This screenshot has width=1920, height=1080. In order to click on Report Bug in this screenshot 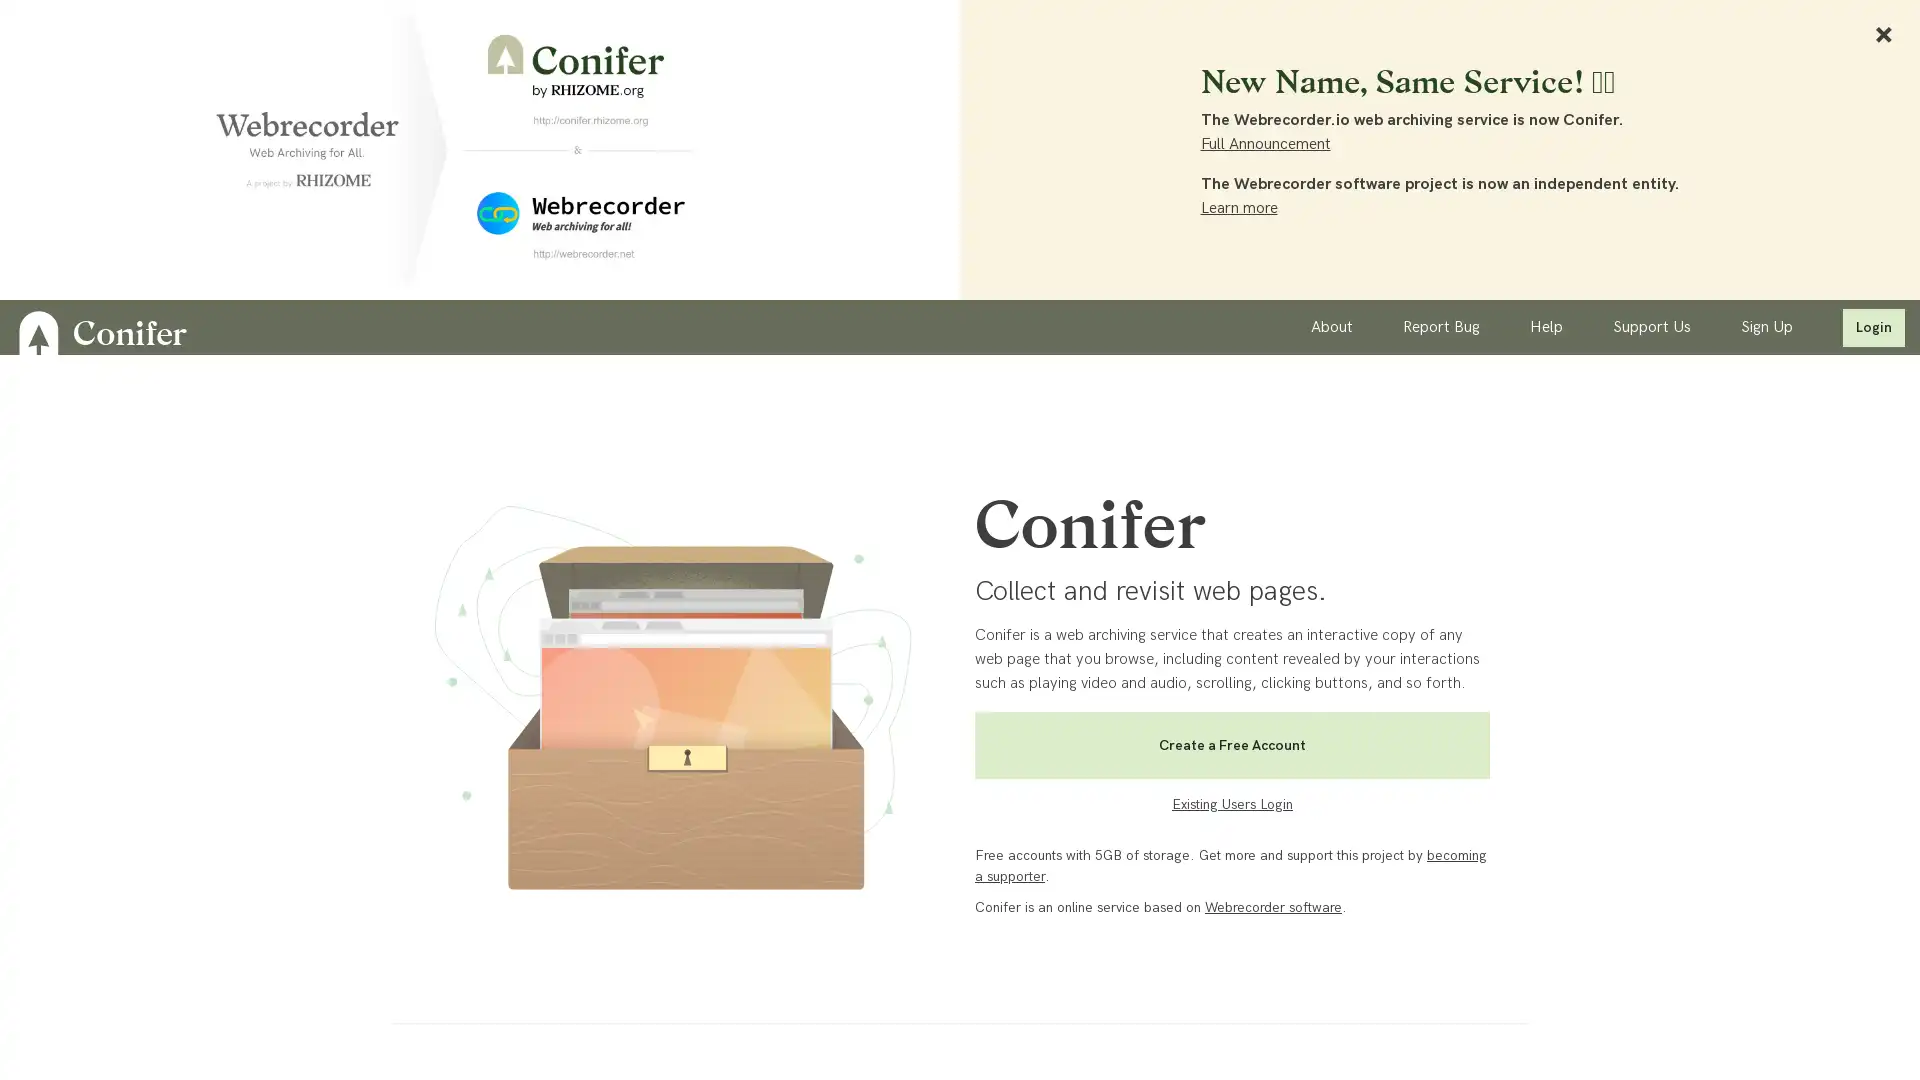, I will do `click(1441, 326)`.